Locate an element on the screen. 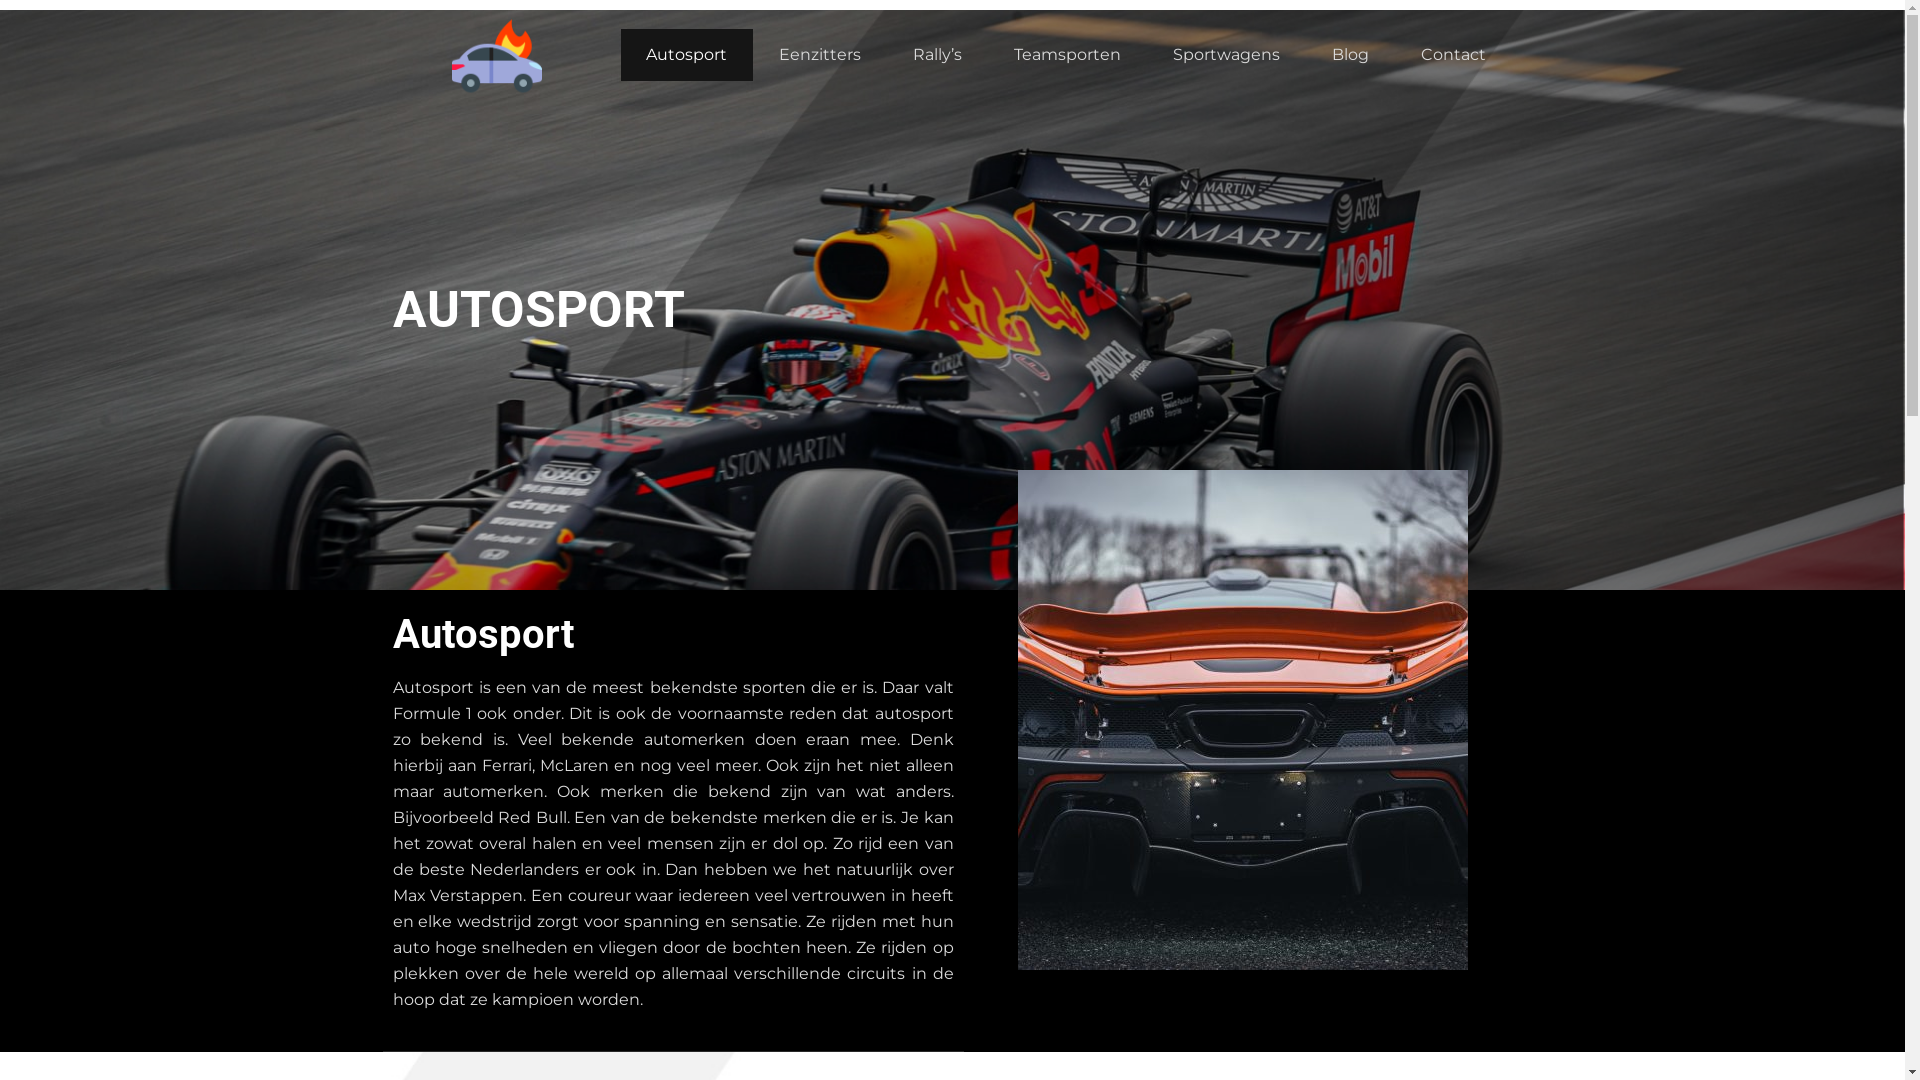 The height and width of the screenshot is (1080, 1920). 'Contact' is located at coordinates (1453, 53).